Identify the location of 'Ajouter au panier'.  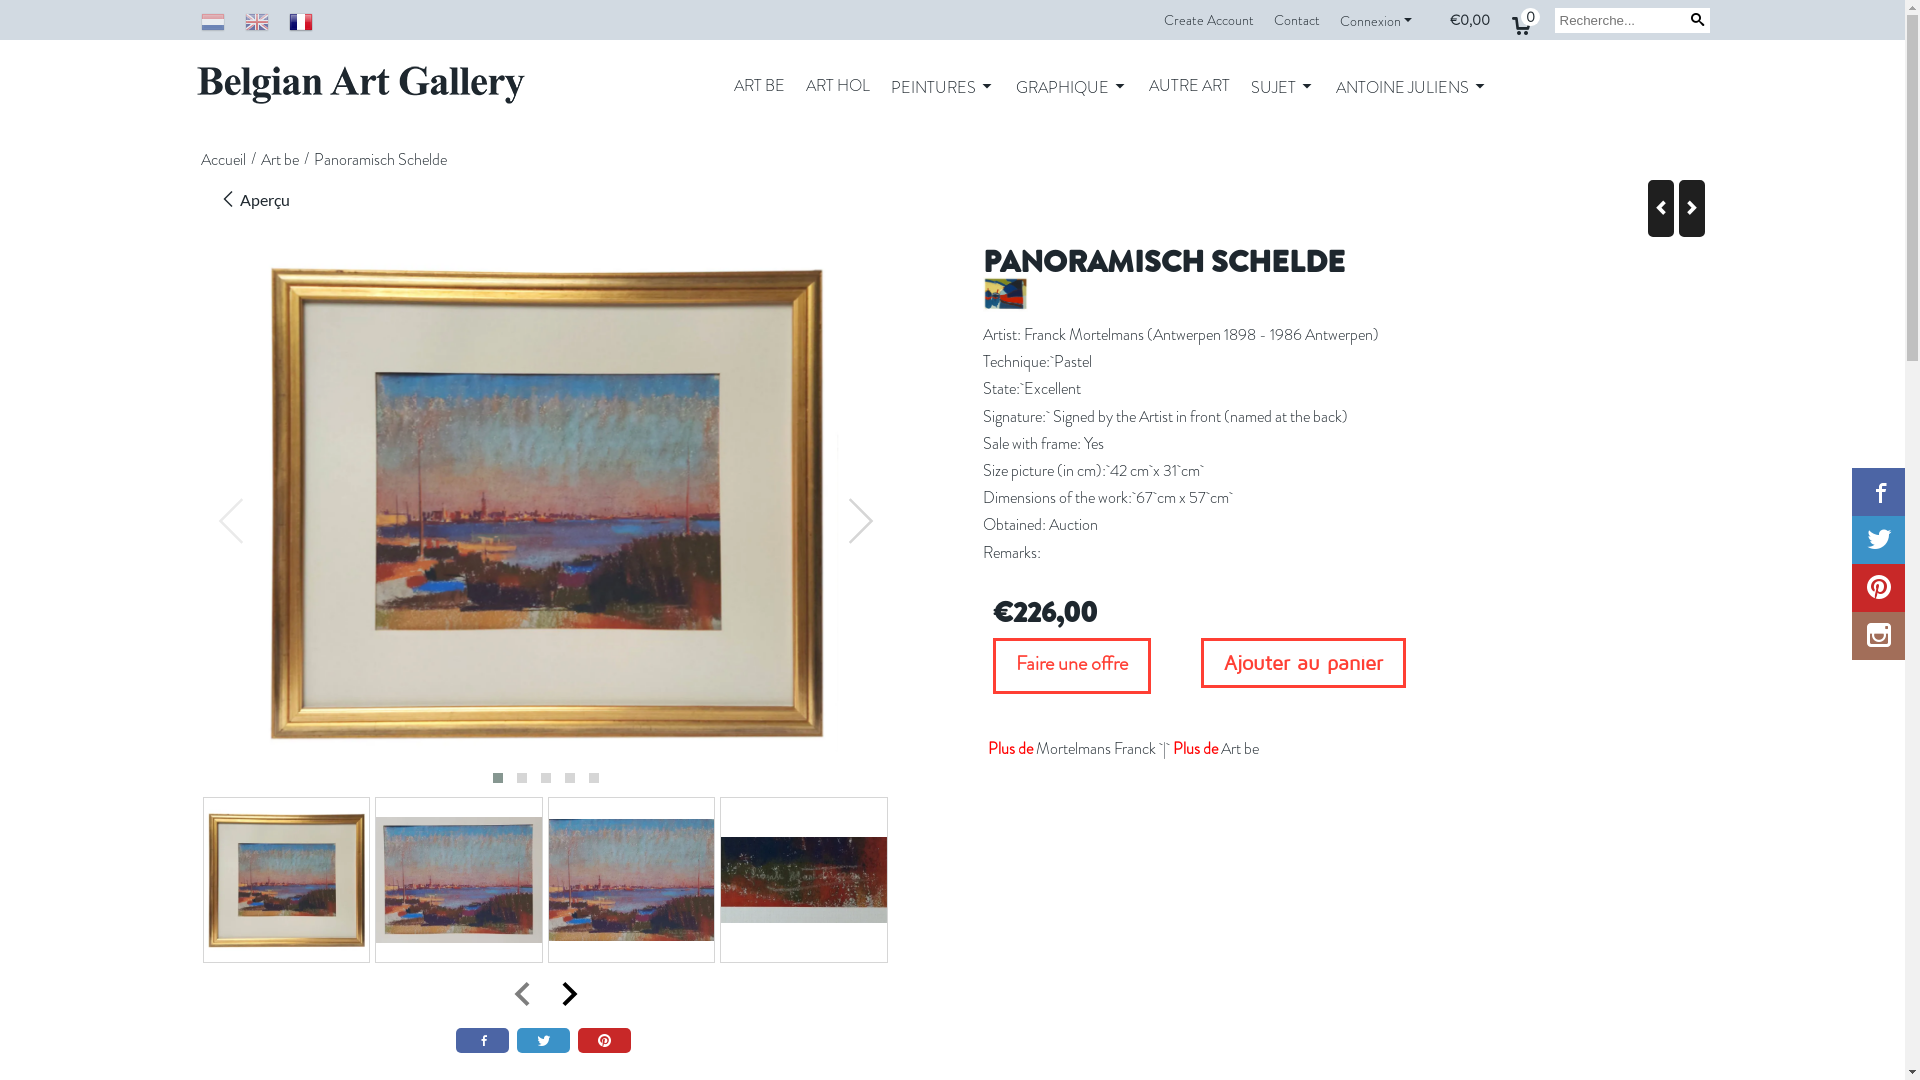
(1303, 663).